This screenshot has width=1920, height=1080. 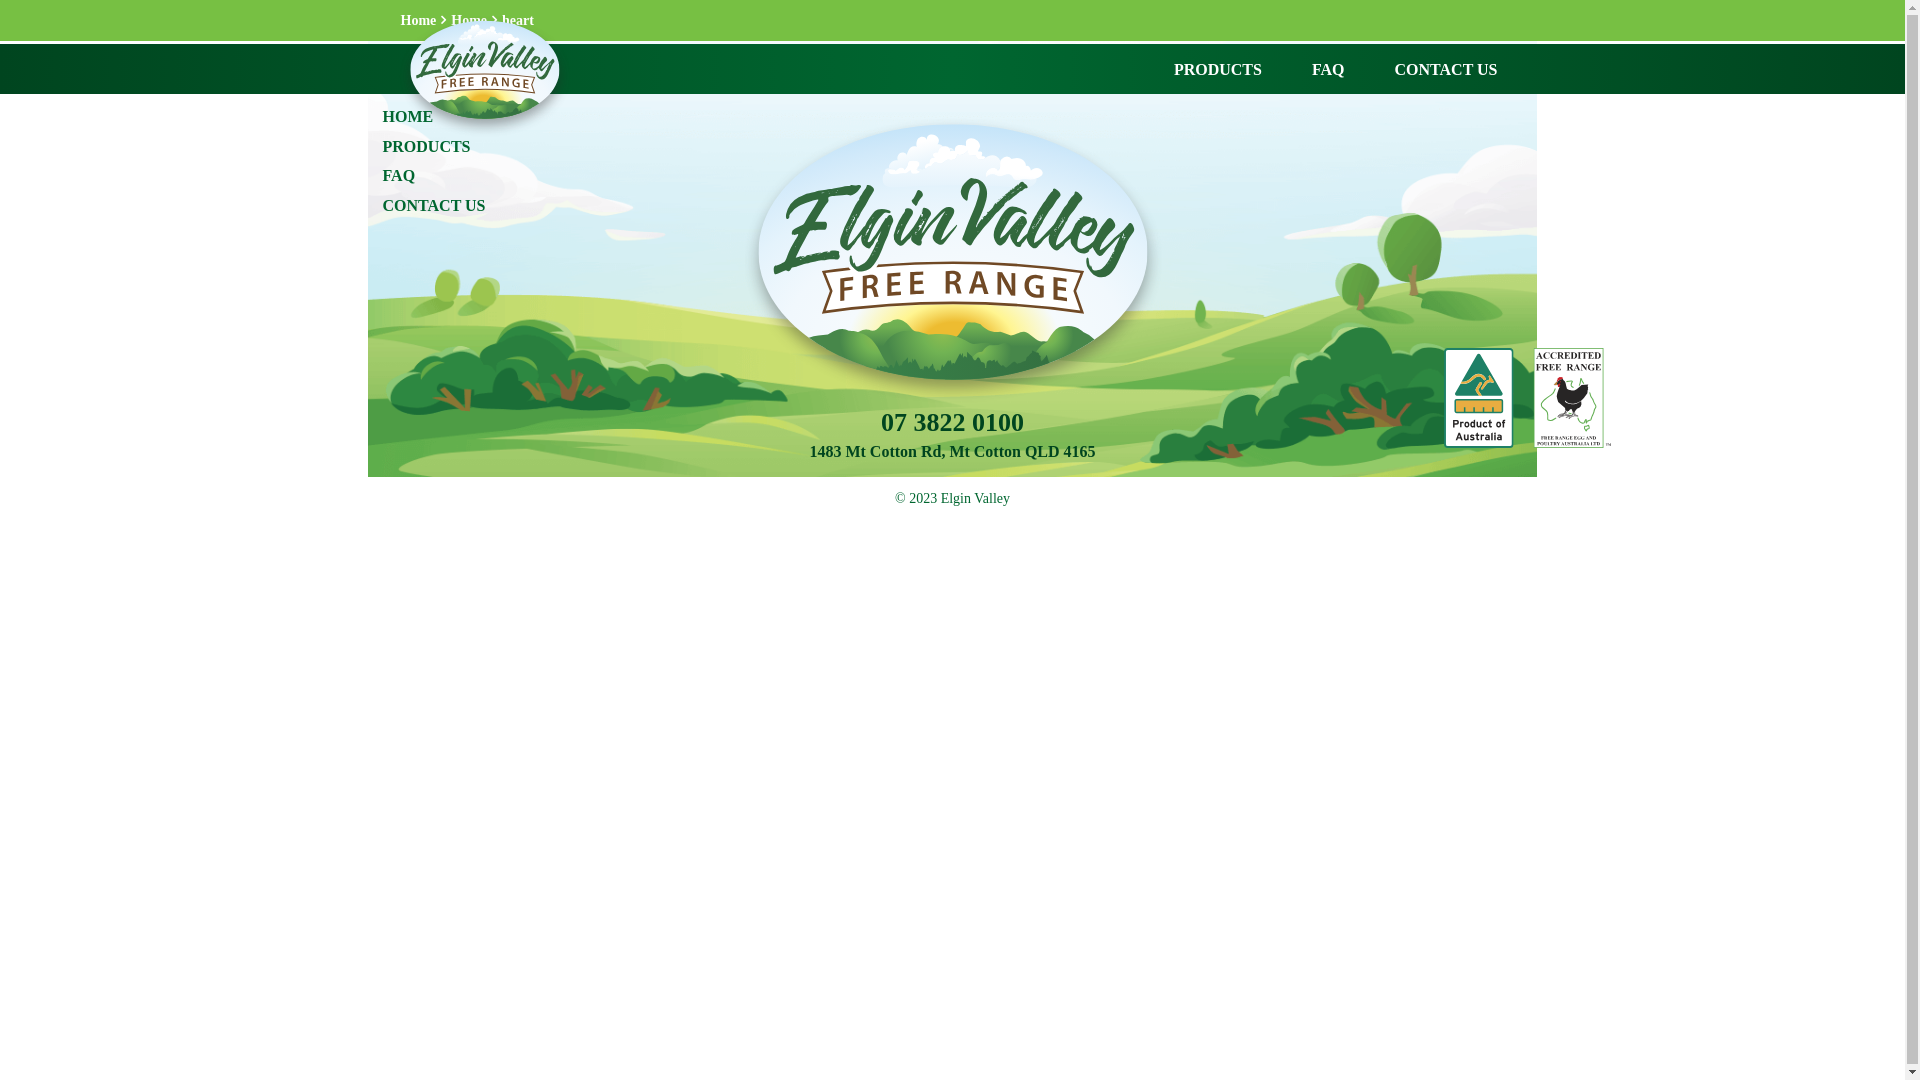 I want to click on 'PRODUCTS', so click(x=1217, y=68).